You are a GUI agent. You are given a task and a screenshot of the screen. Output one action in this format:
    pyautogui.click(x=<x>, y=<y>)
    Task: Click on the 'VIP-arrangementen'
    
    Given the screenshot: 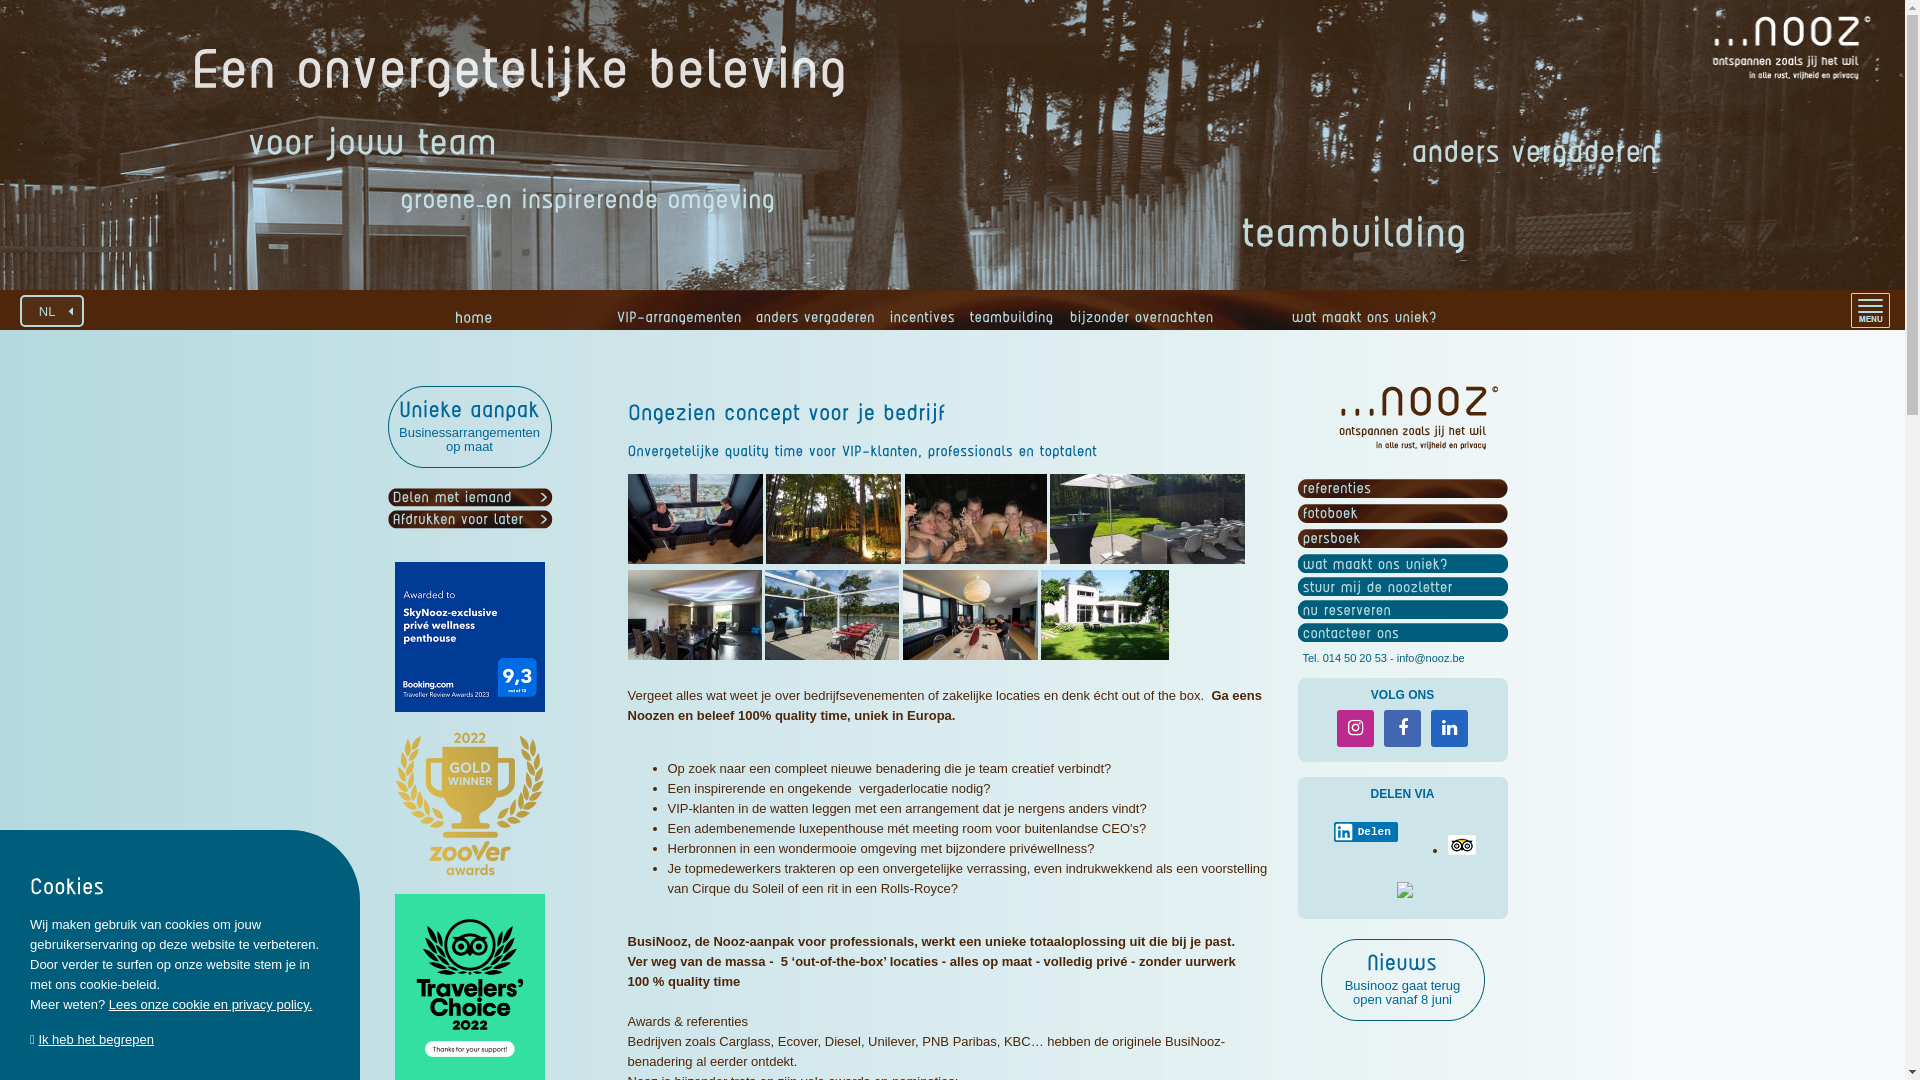 What is the action you would take?
    pyautogui.click(x=677, y=322)
    